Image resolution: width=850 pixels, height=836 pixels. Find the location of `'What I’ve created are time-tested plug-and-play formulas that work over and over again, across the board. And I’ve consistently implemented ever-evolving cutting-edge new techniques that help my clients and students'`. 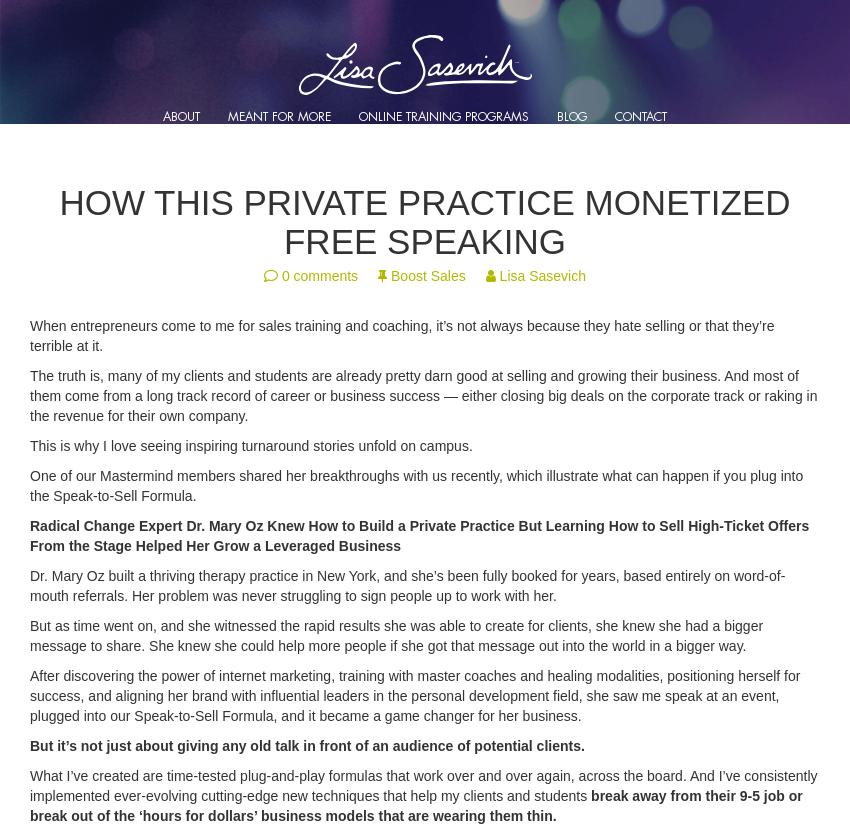

'What I’ve created are time-tested plug-and-play formulas that work over and over again, across the board. And I’ve consistently implemented ever-evolving cutting-edge new techniques that help my clients and students' is located at coordinates (29, 785).